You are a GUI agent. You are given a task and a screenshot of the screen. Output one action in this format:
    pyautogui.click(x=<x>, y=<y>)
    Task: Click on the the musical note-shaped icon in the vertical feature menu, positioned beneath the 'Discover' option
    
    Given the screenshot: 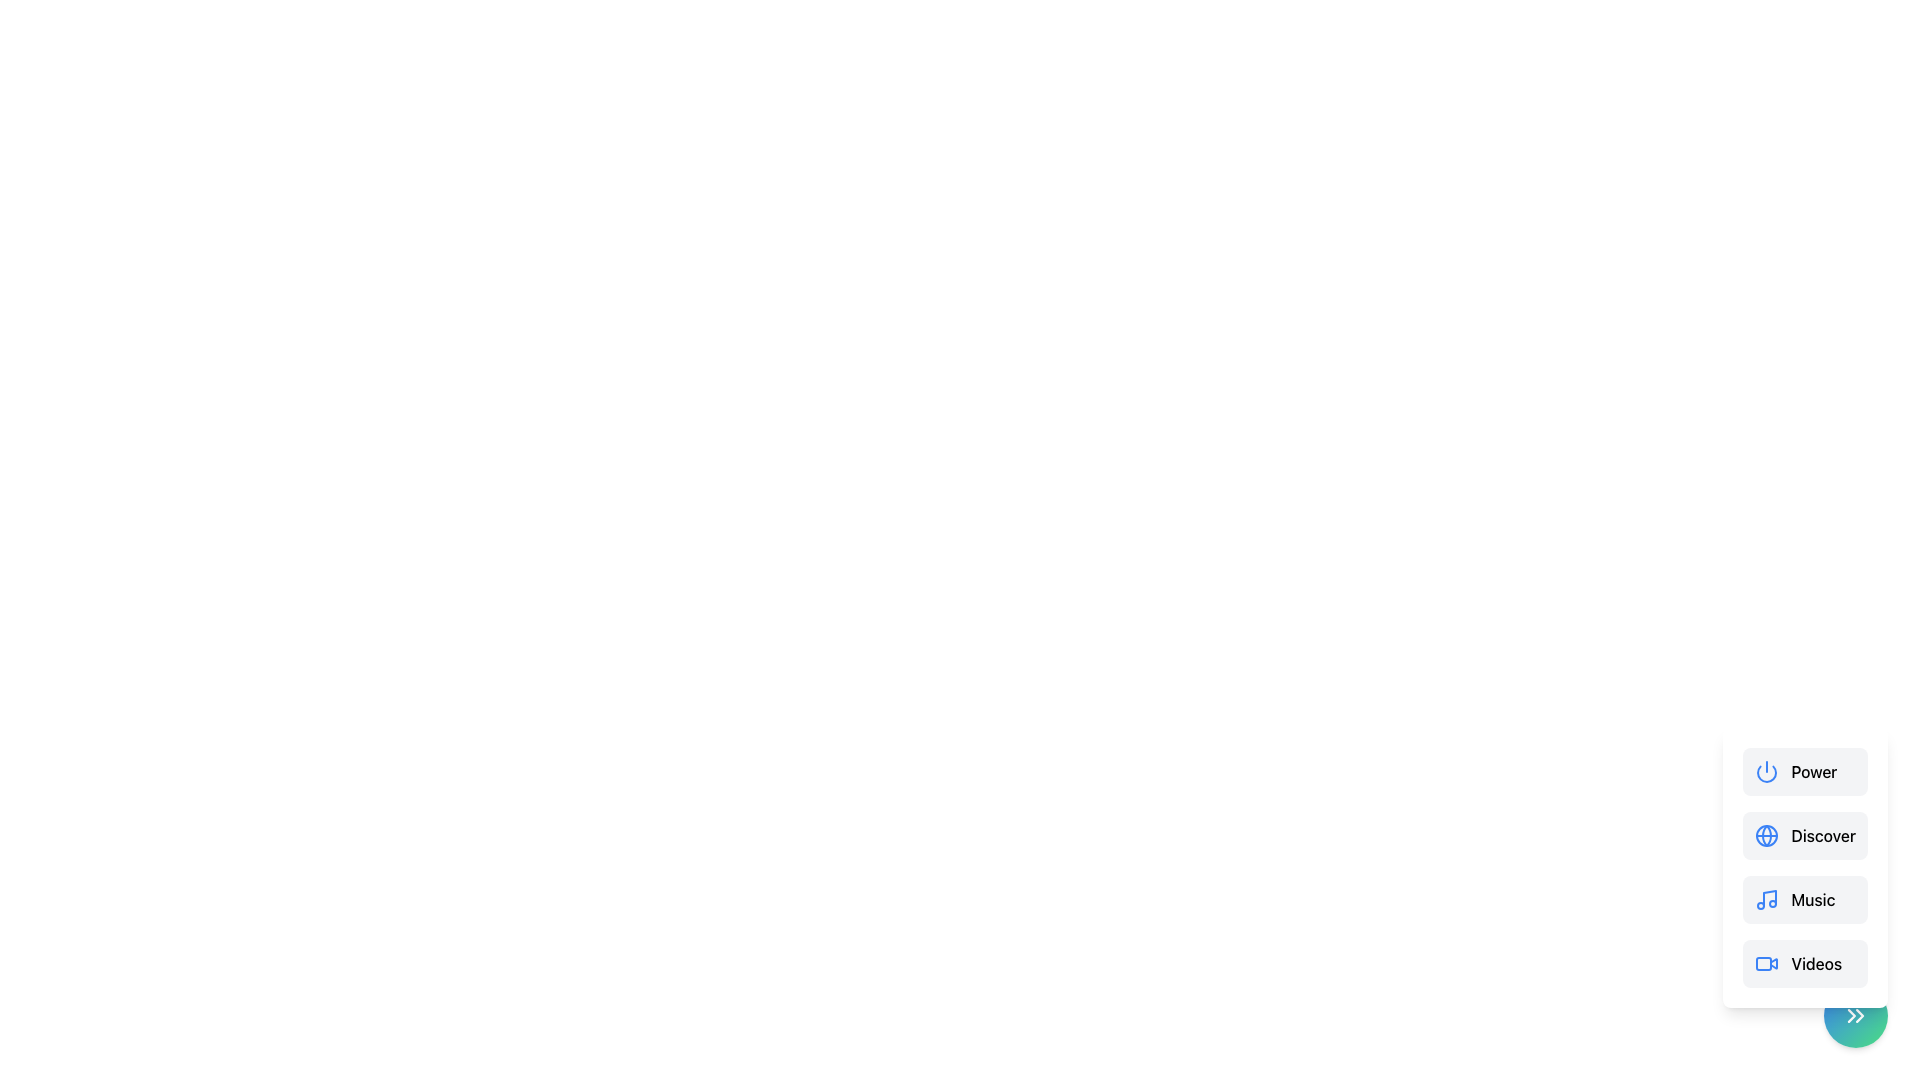 What is the action you would take?
    pyautogui.click(x=1770, y=897)
    